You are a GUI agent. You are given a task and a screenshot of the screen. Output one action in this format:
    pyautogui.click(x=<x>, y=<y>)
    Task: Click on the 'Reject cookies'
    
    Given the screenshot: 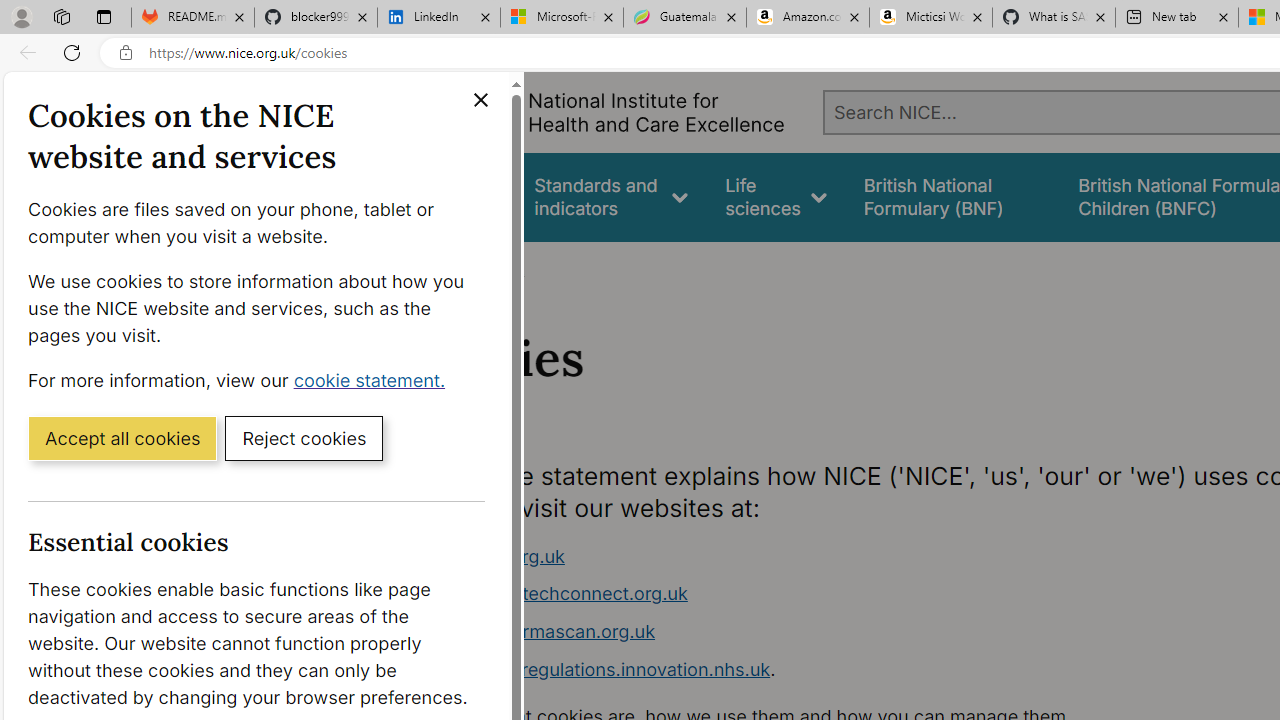 What is the action you would take?
    pyautogui.click(x=303, y=436)
    